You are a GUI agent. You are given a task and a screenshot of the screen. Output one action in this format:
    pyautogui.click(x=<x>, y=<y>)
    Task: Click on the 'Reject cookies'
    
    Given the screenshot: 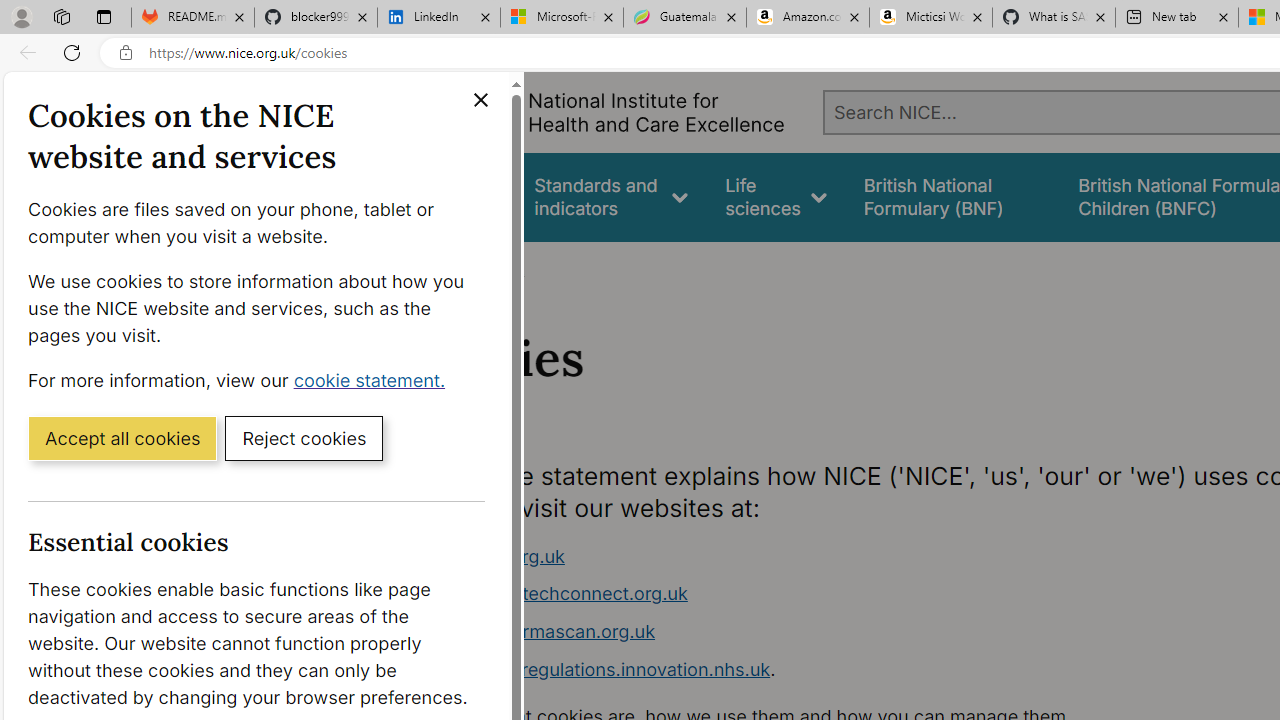 What is the action you would take?
    pyautogui.click(x=303, y=436)
    